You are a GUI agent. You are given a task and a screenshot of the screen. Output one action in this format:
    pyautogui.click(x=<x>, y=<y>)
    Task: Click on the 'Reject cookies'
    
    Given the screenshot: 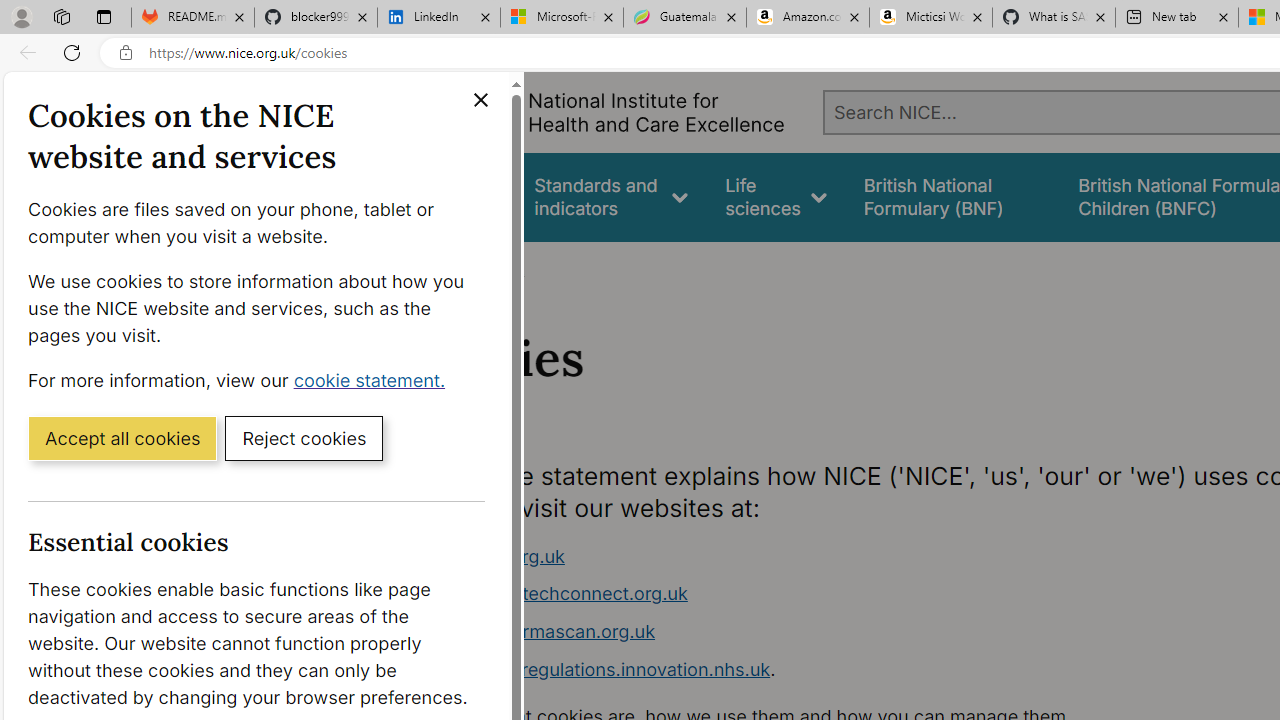 What is the action you would take?
    pyautogui.click(x=303, y=436)
    